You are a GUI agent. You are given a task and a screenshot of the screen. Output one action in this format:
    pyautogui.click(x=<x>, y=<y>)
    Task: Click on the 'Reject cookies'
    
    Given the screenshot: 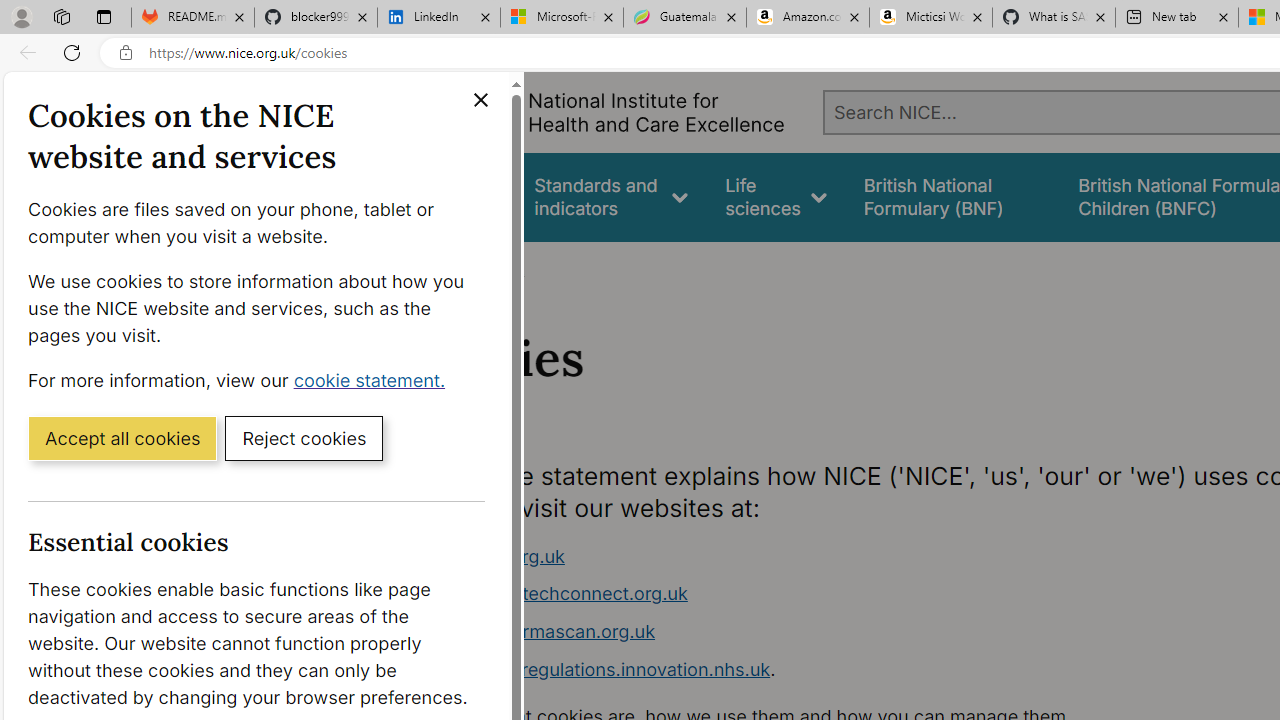 What is the action you would take?
    pyautogui.click(x=303, y=436)
    